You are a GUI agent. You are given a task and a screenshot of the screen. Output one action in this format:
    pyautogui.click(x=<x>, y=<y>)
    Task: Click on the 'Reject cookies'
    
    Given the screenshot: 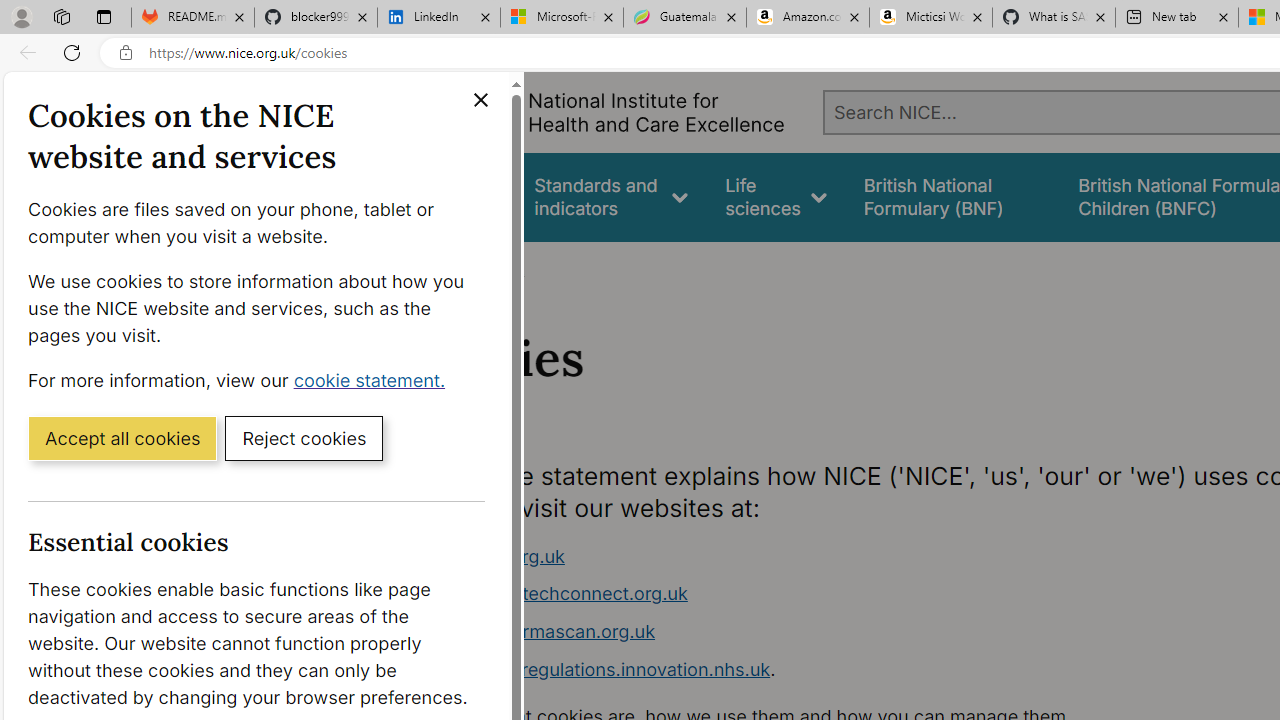 What is the action you would take?
    pyautogui.click(x=303, y=436)
    